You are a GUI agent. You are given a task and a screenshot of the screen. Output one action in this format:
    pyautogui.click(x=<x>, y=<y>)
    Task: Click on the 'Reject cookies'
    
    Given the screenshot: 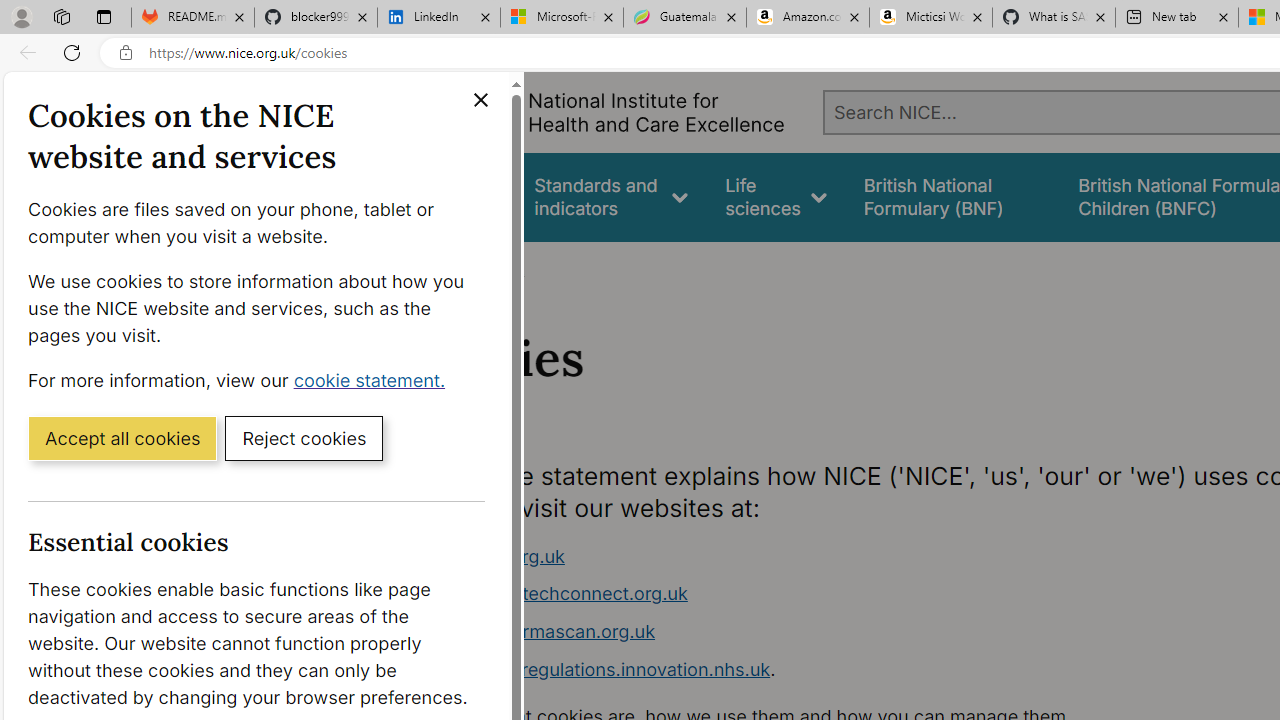 What is the action you would take?
    pyautogui.click(x=303, y=436)
    